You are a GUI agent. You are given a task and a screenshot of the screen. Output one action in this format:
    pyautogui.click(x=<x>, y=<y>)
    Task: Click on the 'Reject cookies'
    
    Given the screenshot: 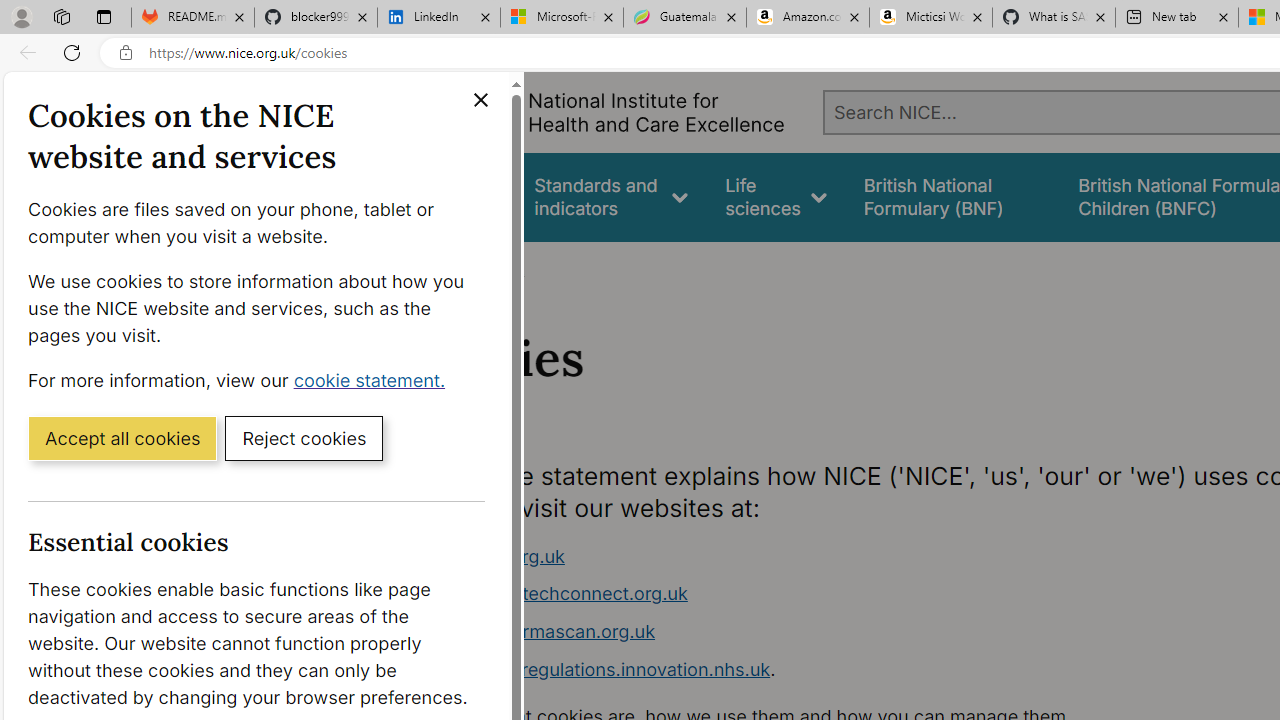 What is the action you would take?
    pyautogui.click(x=303, y=436)
    